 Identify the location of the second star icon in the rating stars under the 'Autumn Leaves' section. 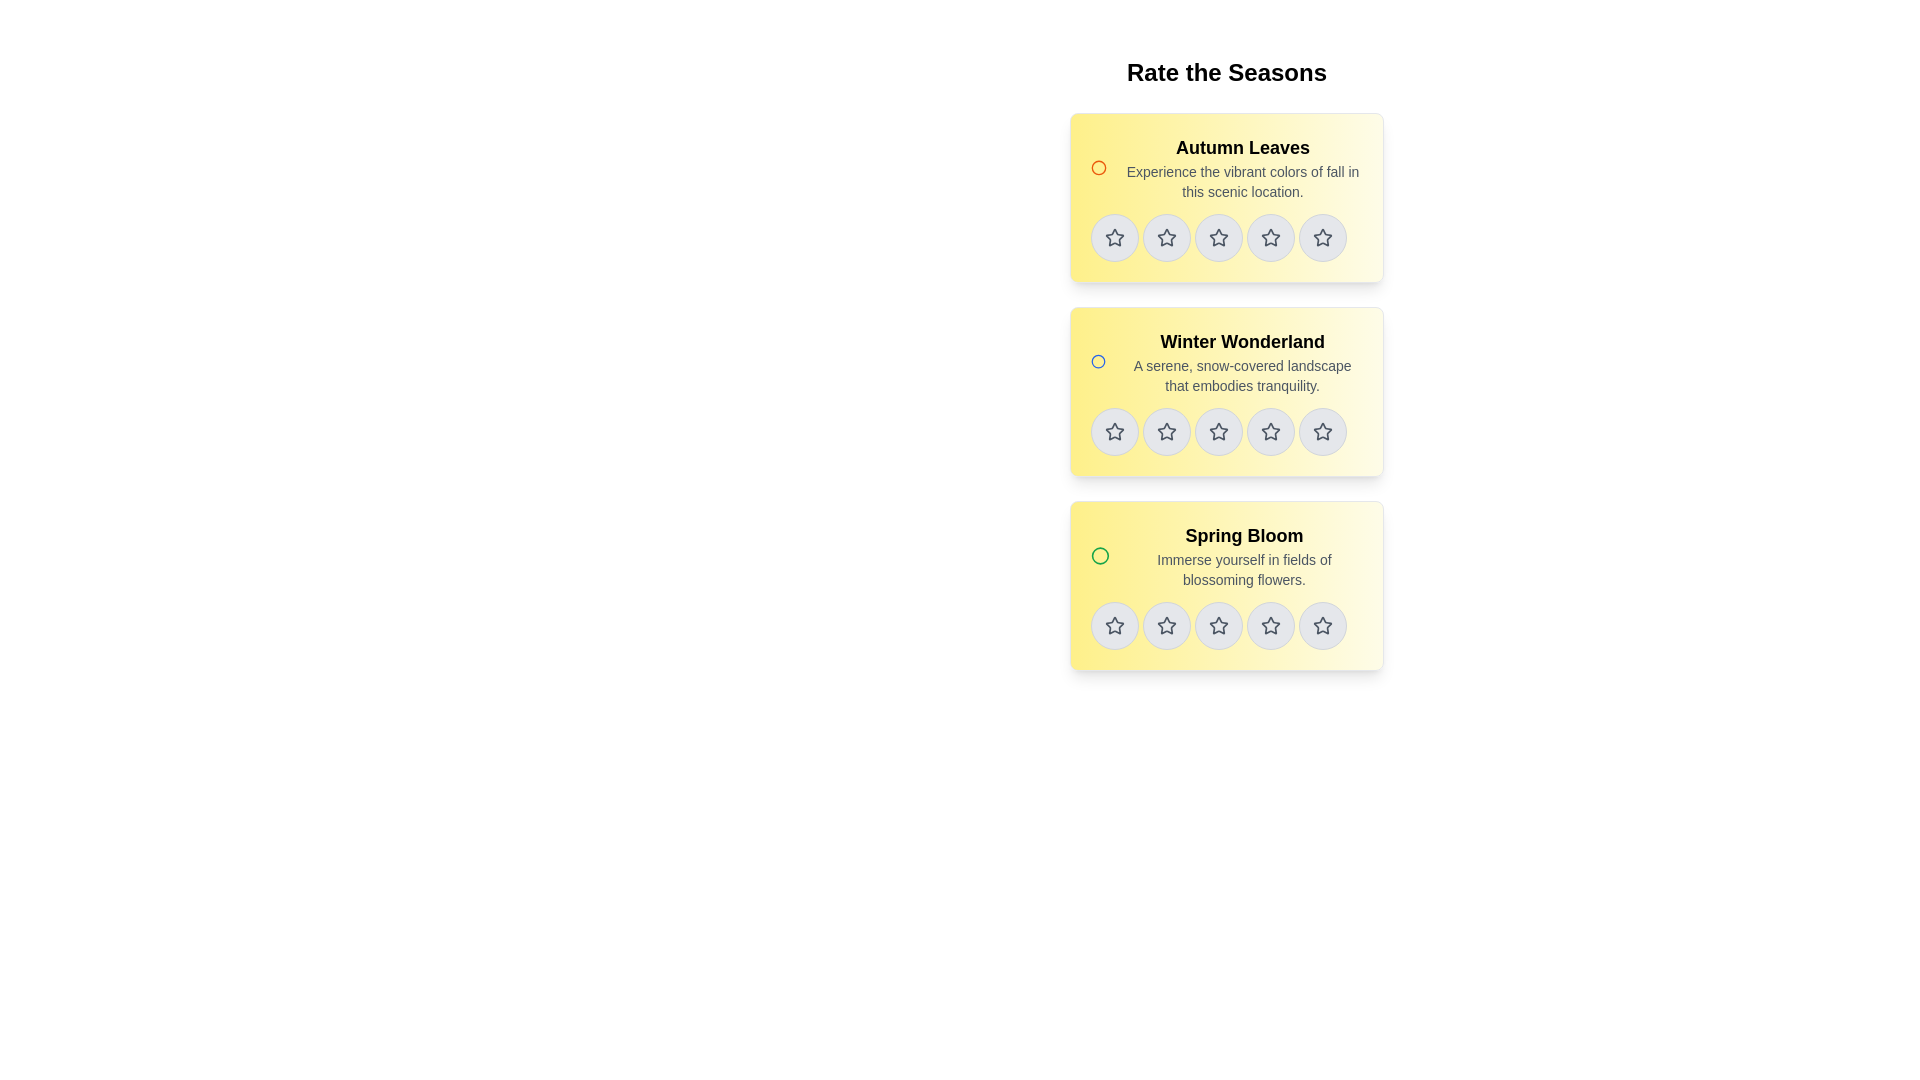
(1218, 237).